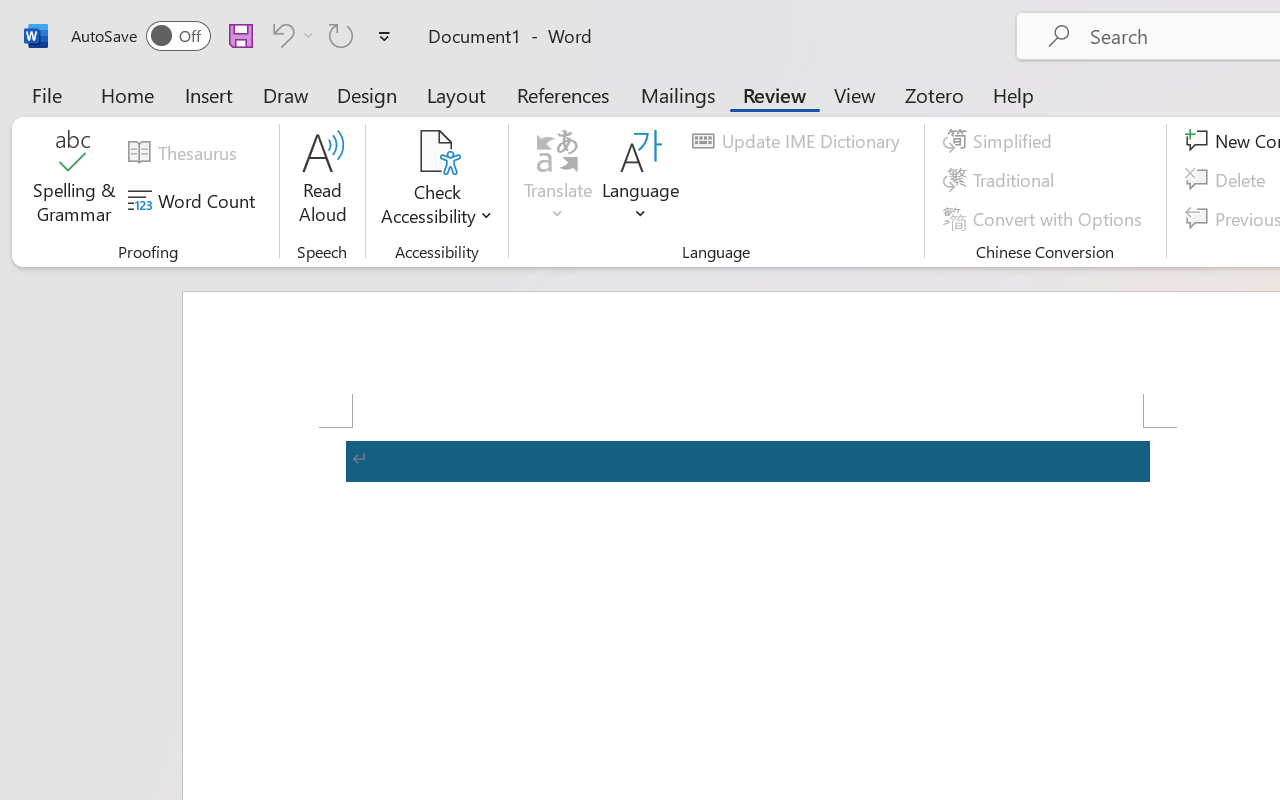 Image resolution: width=1280 pixels, height=800 pixels. Describe the element at coordinates (341, 34) in the screenshot. I see `'Repeat Accessibility Checker'` at that location.